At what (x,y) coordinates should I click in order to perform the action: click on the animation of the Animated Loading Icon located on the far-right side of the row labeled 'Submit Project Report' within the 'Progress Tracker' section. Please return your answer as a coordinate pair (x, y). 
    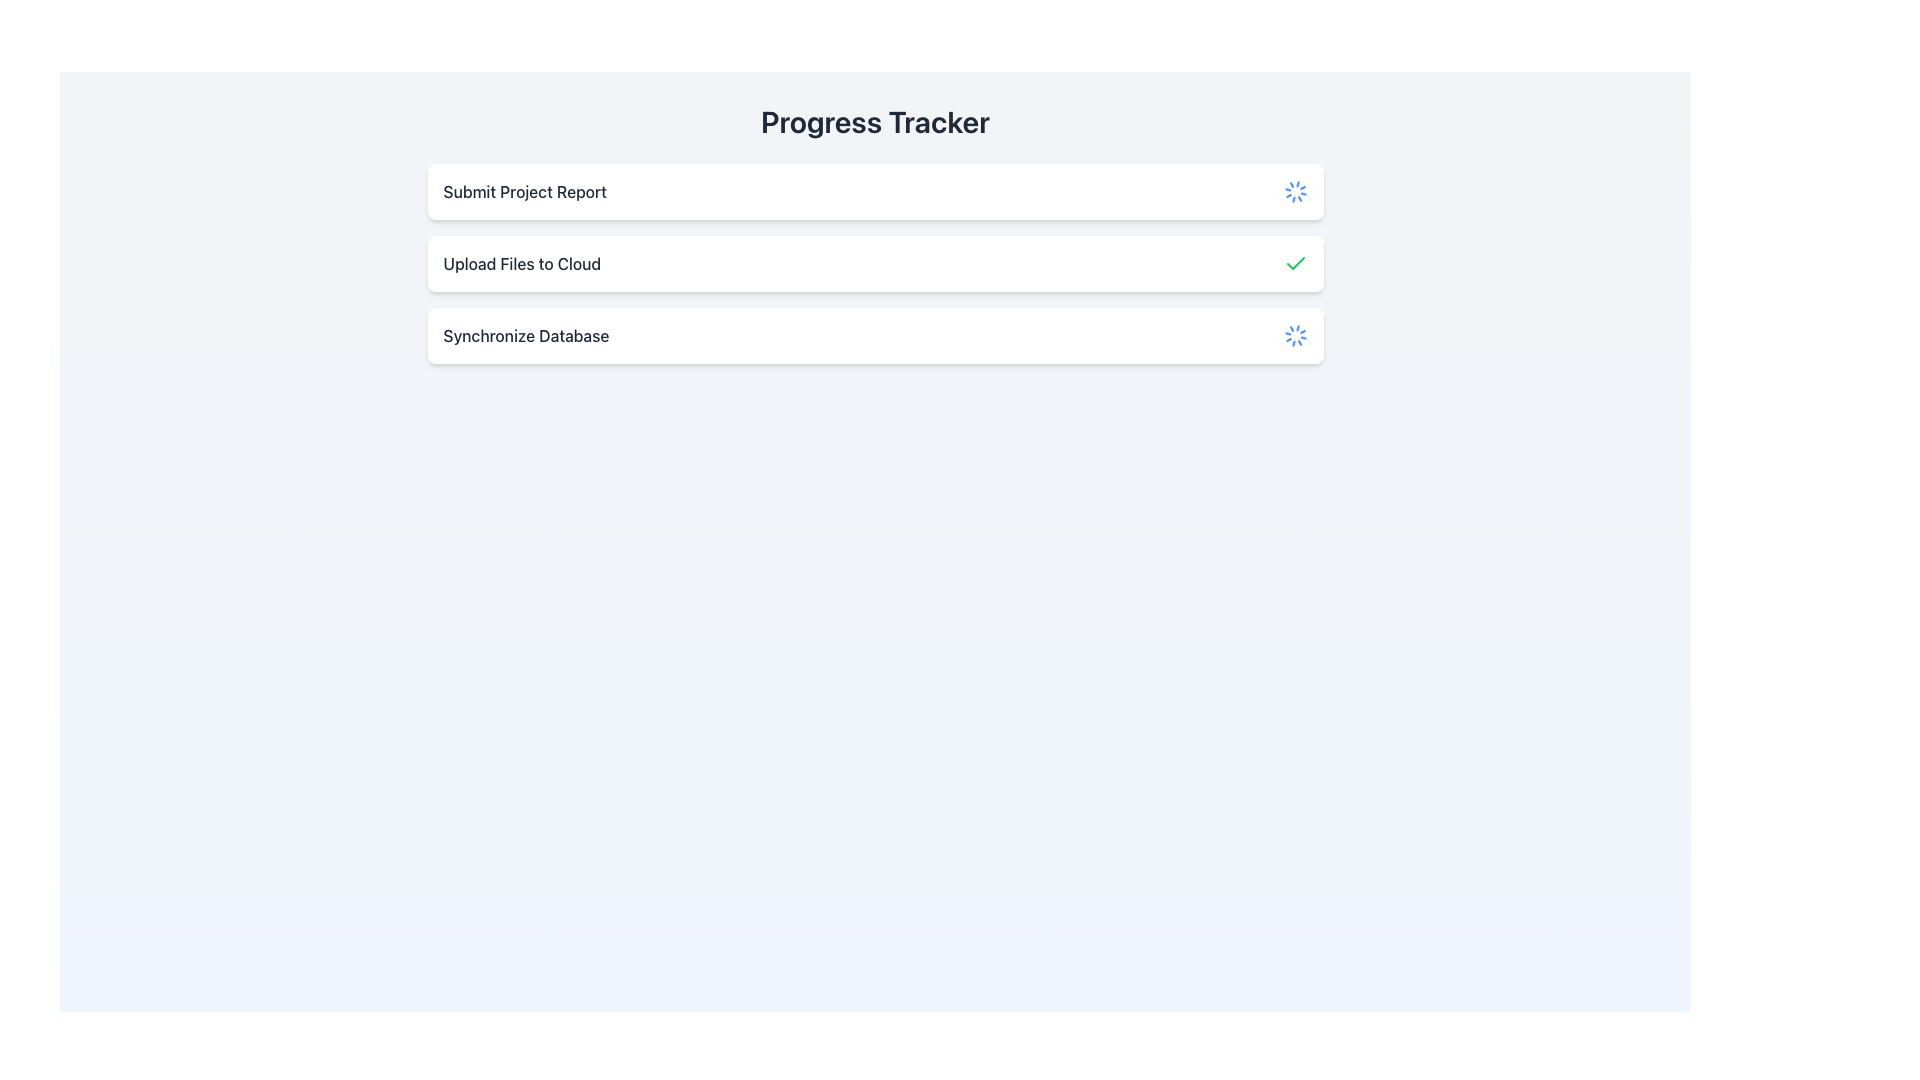
    Looking at the image, I should click on (1295, 192).